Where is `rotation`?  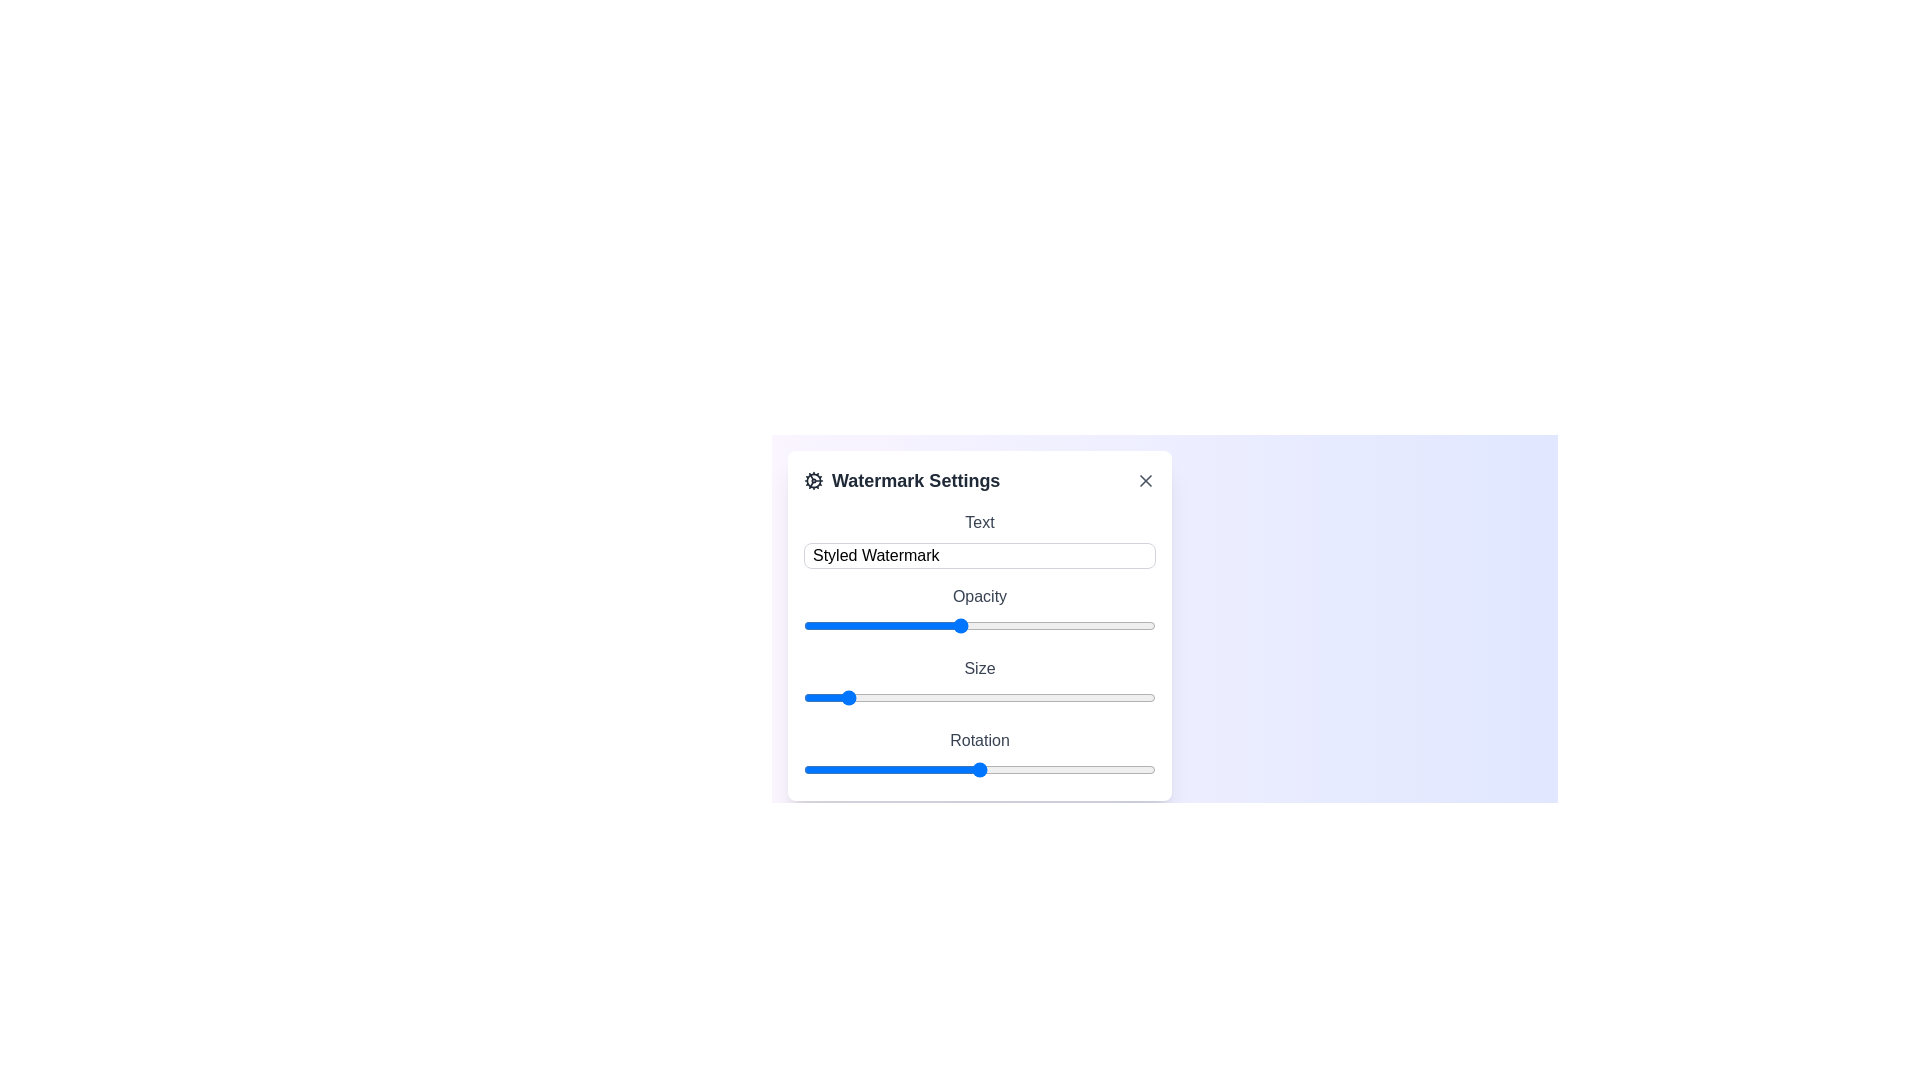 rotation is located at coordinates (951, 769).